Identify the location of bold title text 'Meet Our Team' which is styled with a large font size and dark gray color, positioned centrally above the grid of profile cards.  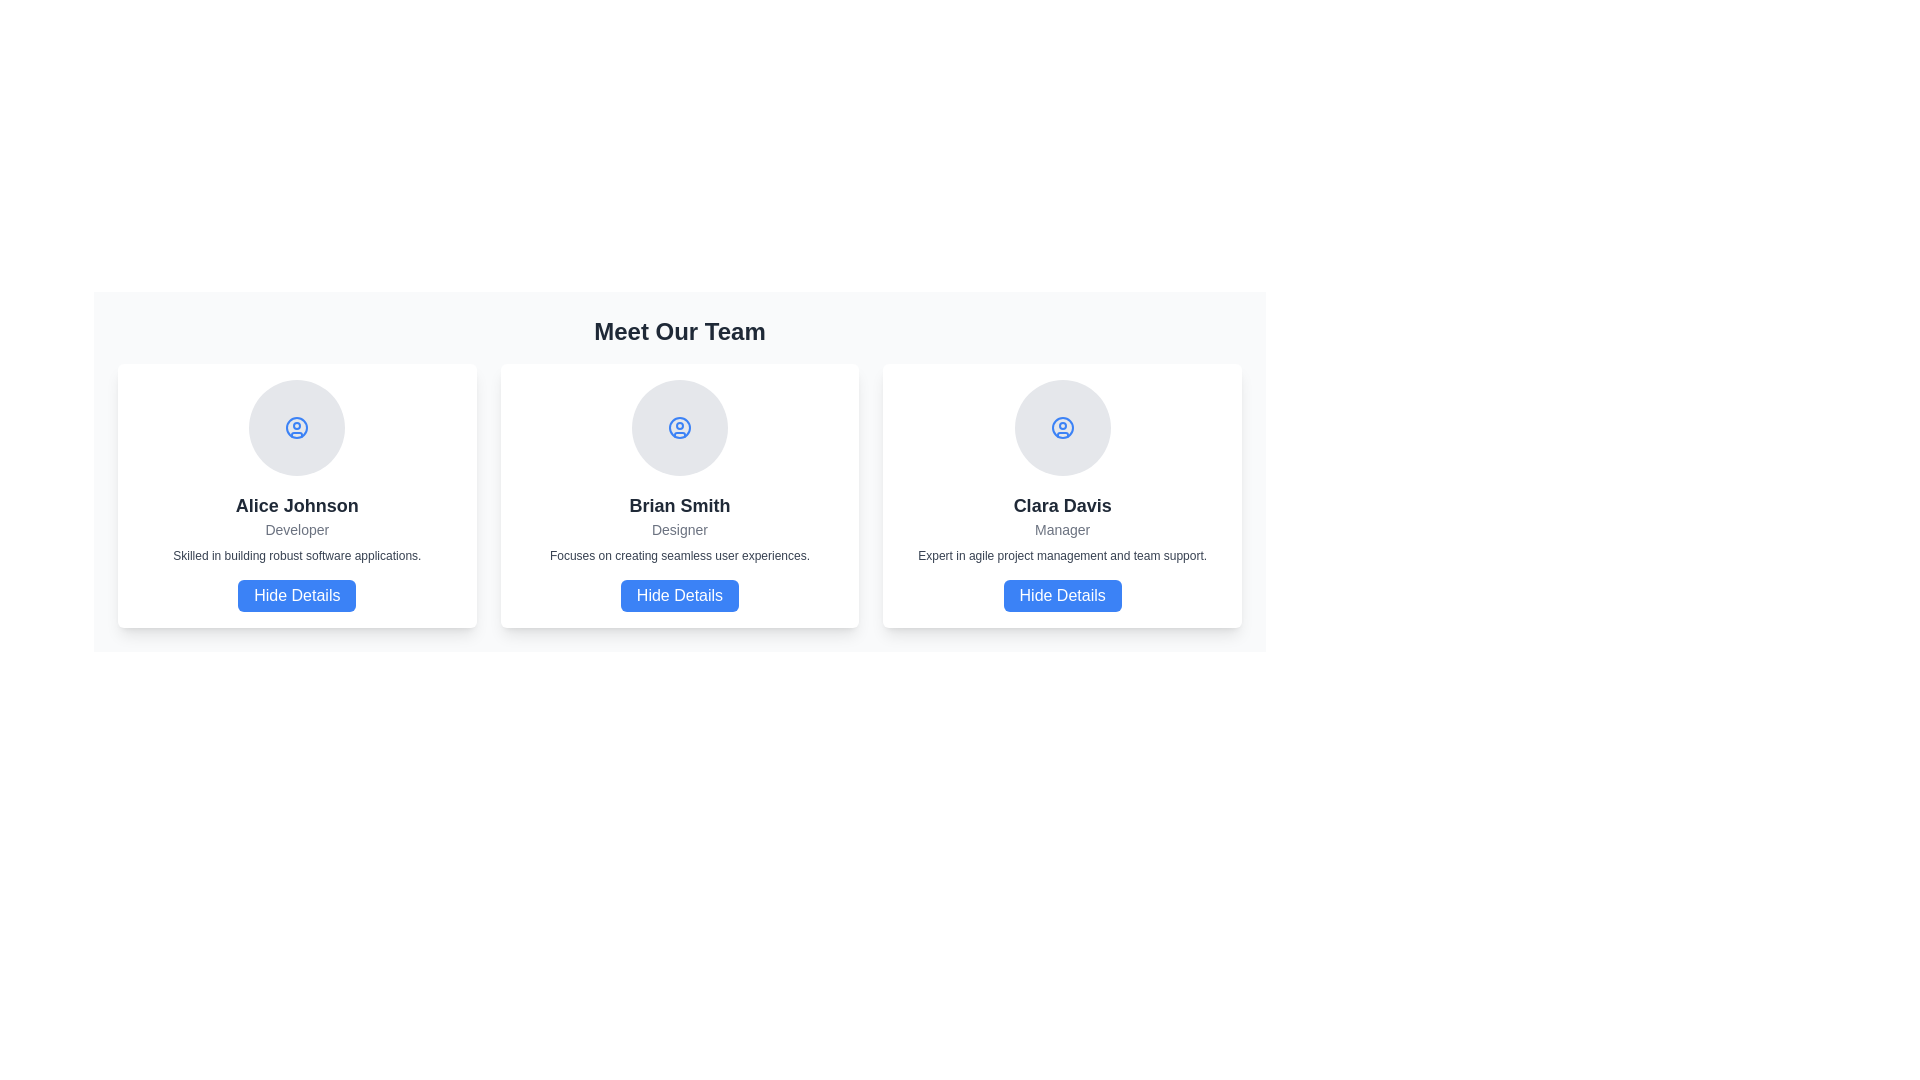
(680, 330).